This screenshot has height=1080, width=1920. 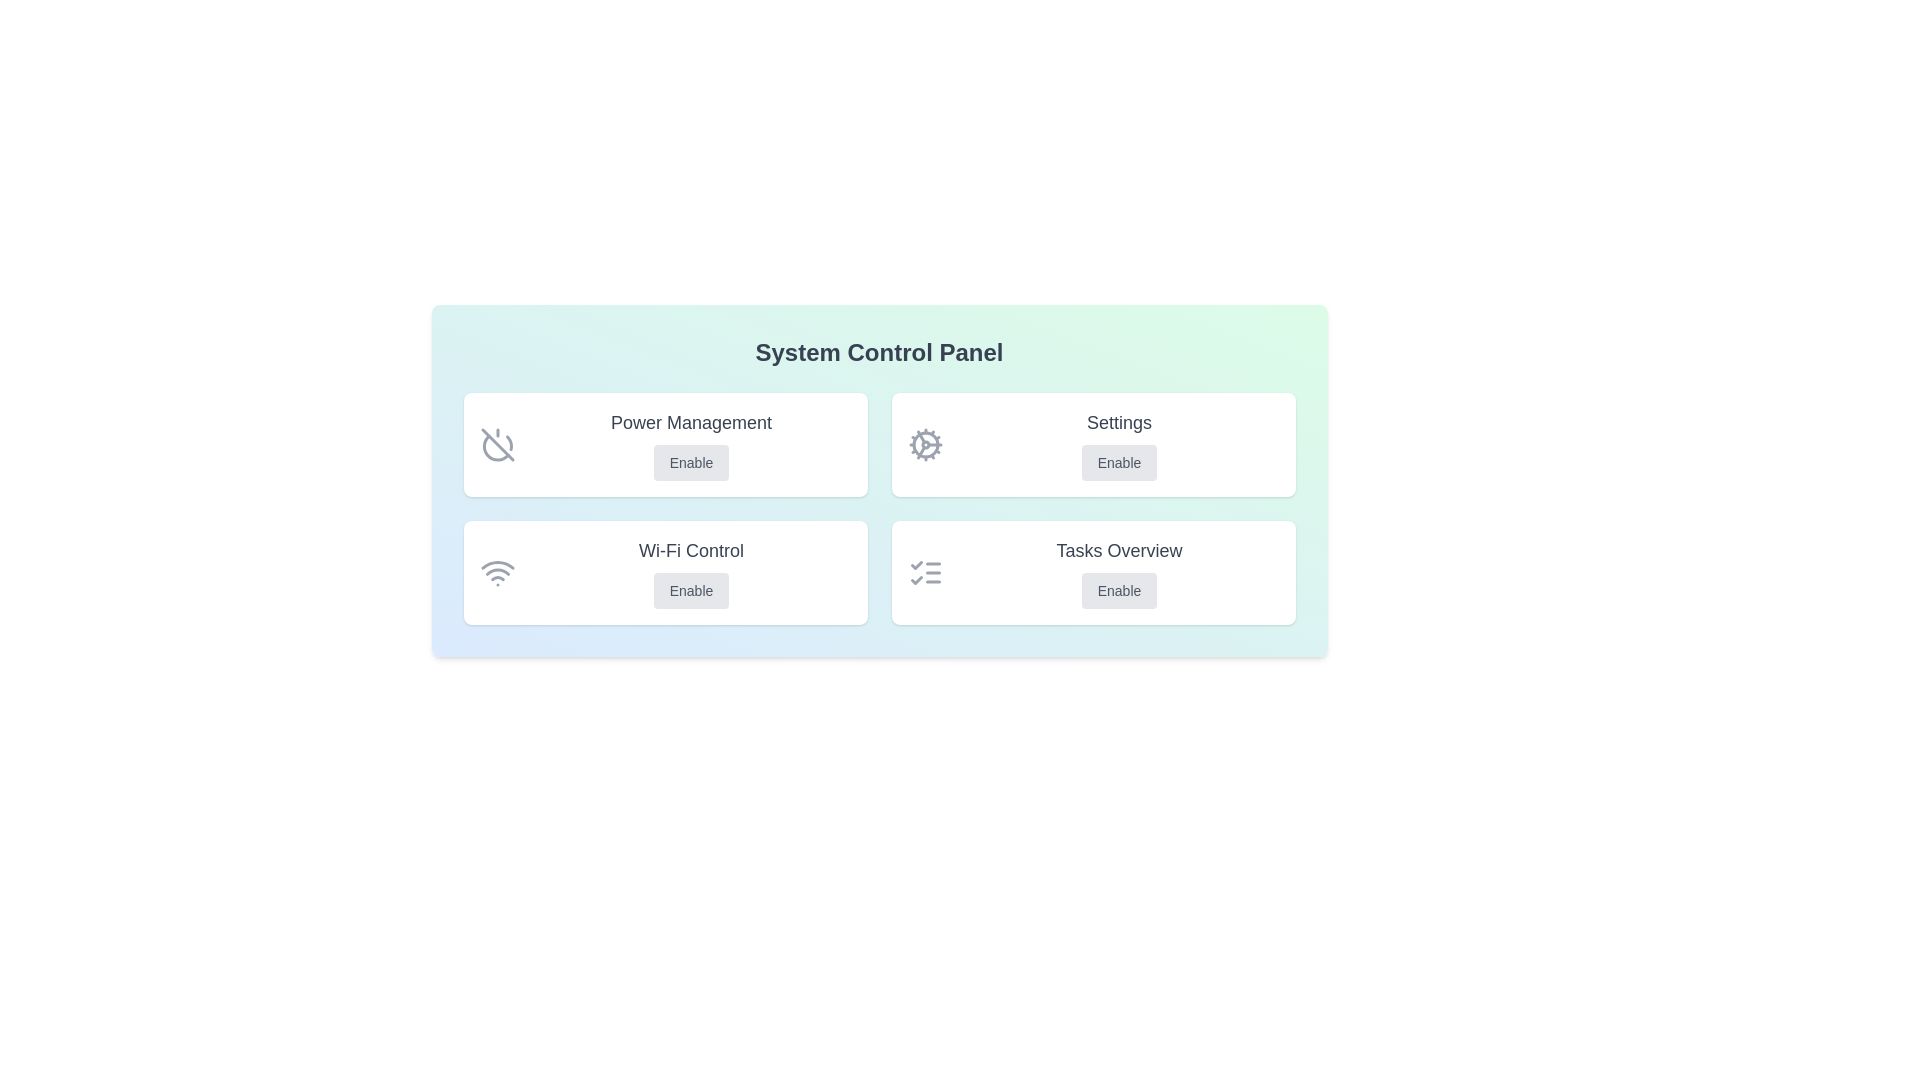 I want to click on the gear-shaped icon with a gray color located to the left of the 'Settings' text label in the 'Settings' box, so click(x=924, y=443).